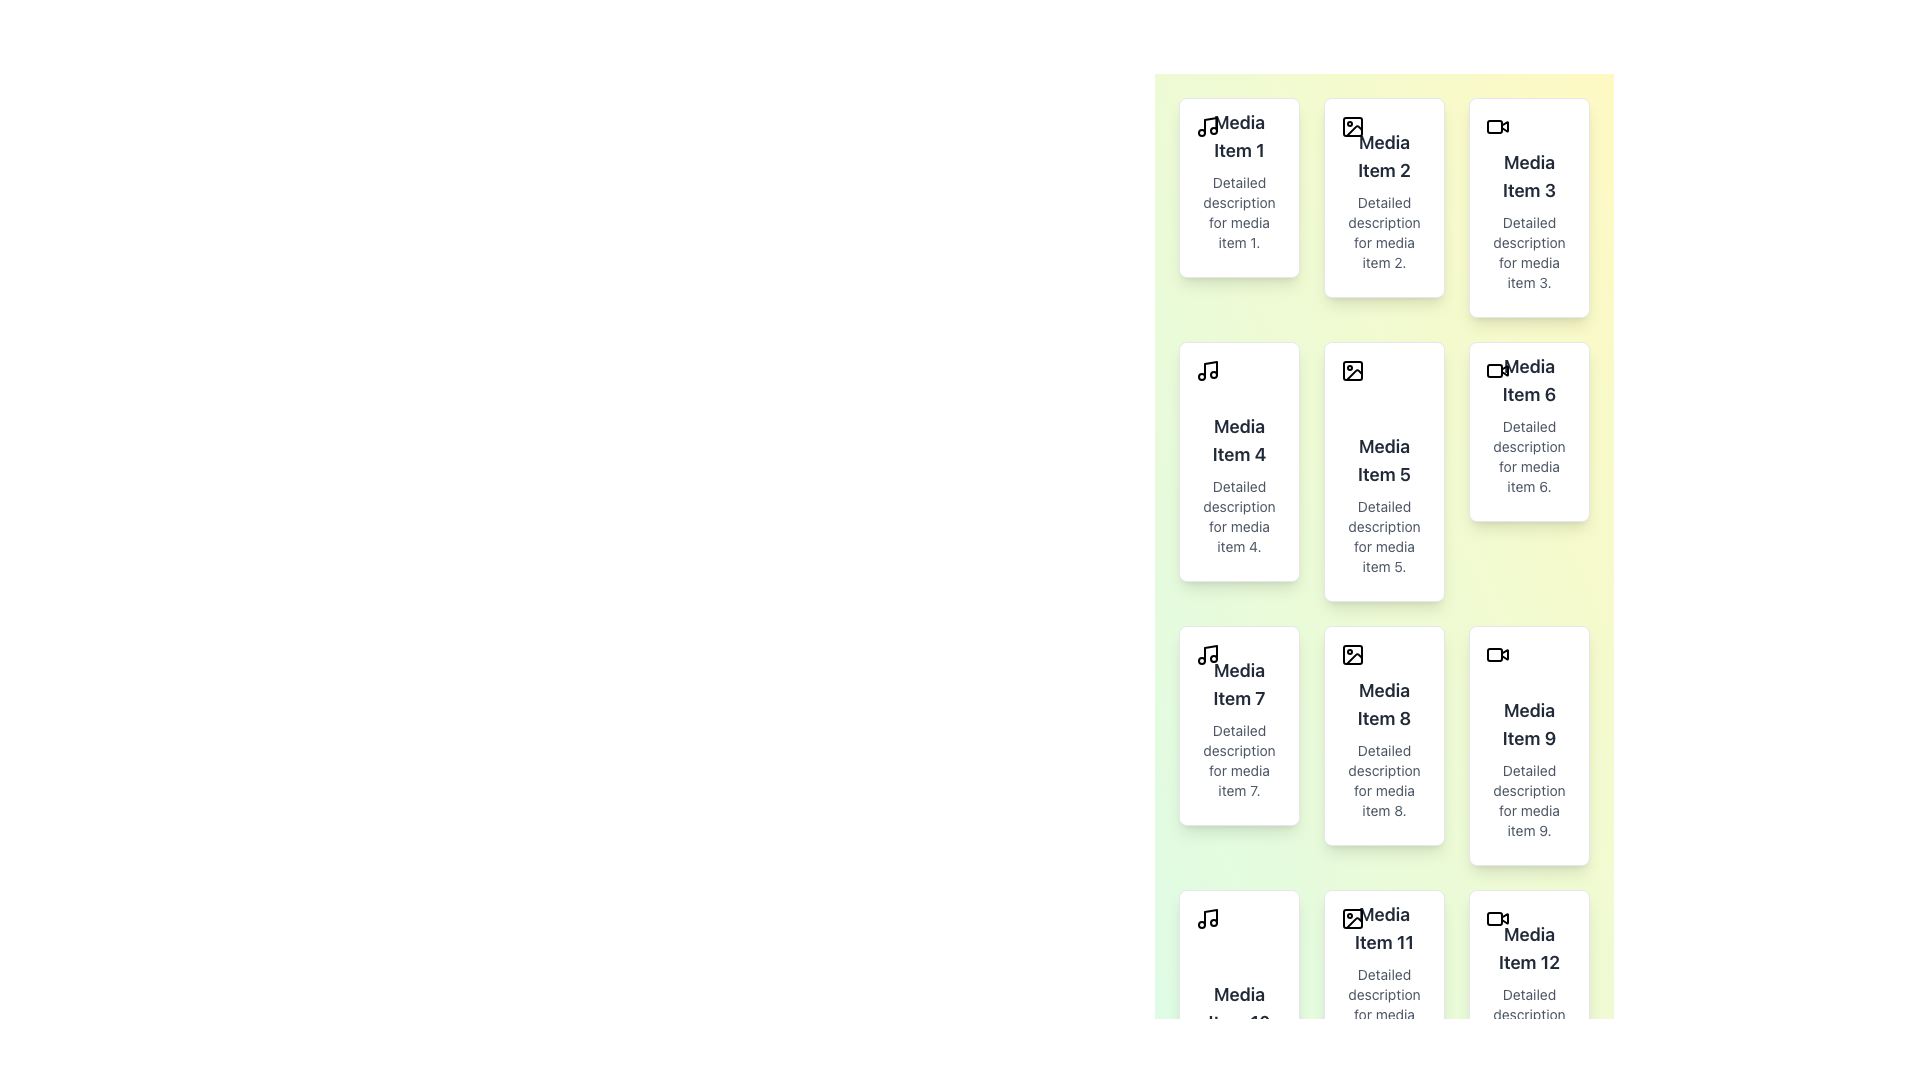  What do you see at coordinates (1238, 188) in the screenshot?
I see `the first media card located in the top-left corner of the grid layout` at bounding box center [1238, 188].